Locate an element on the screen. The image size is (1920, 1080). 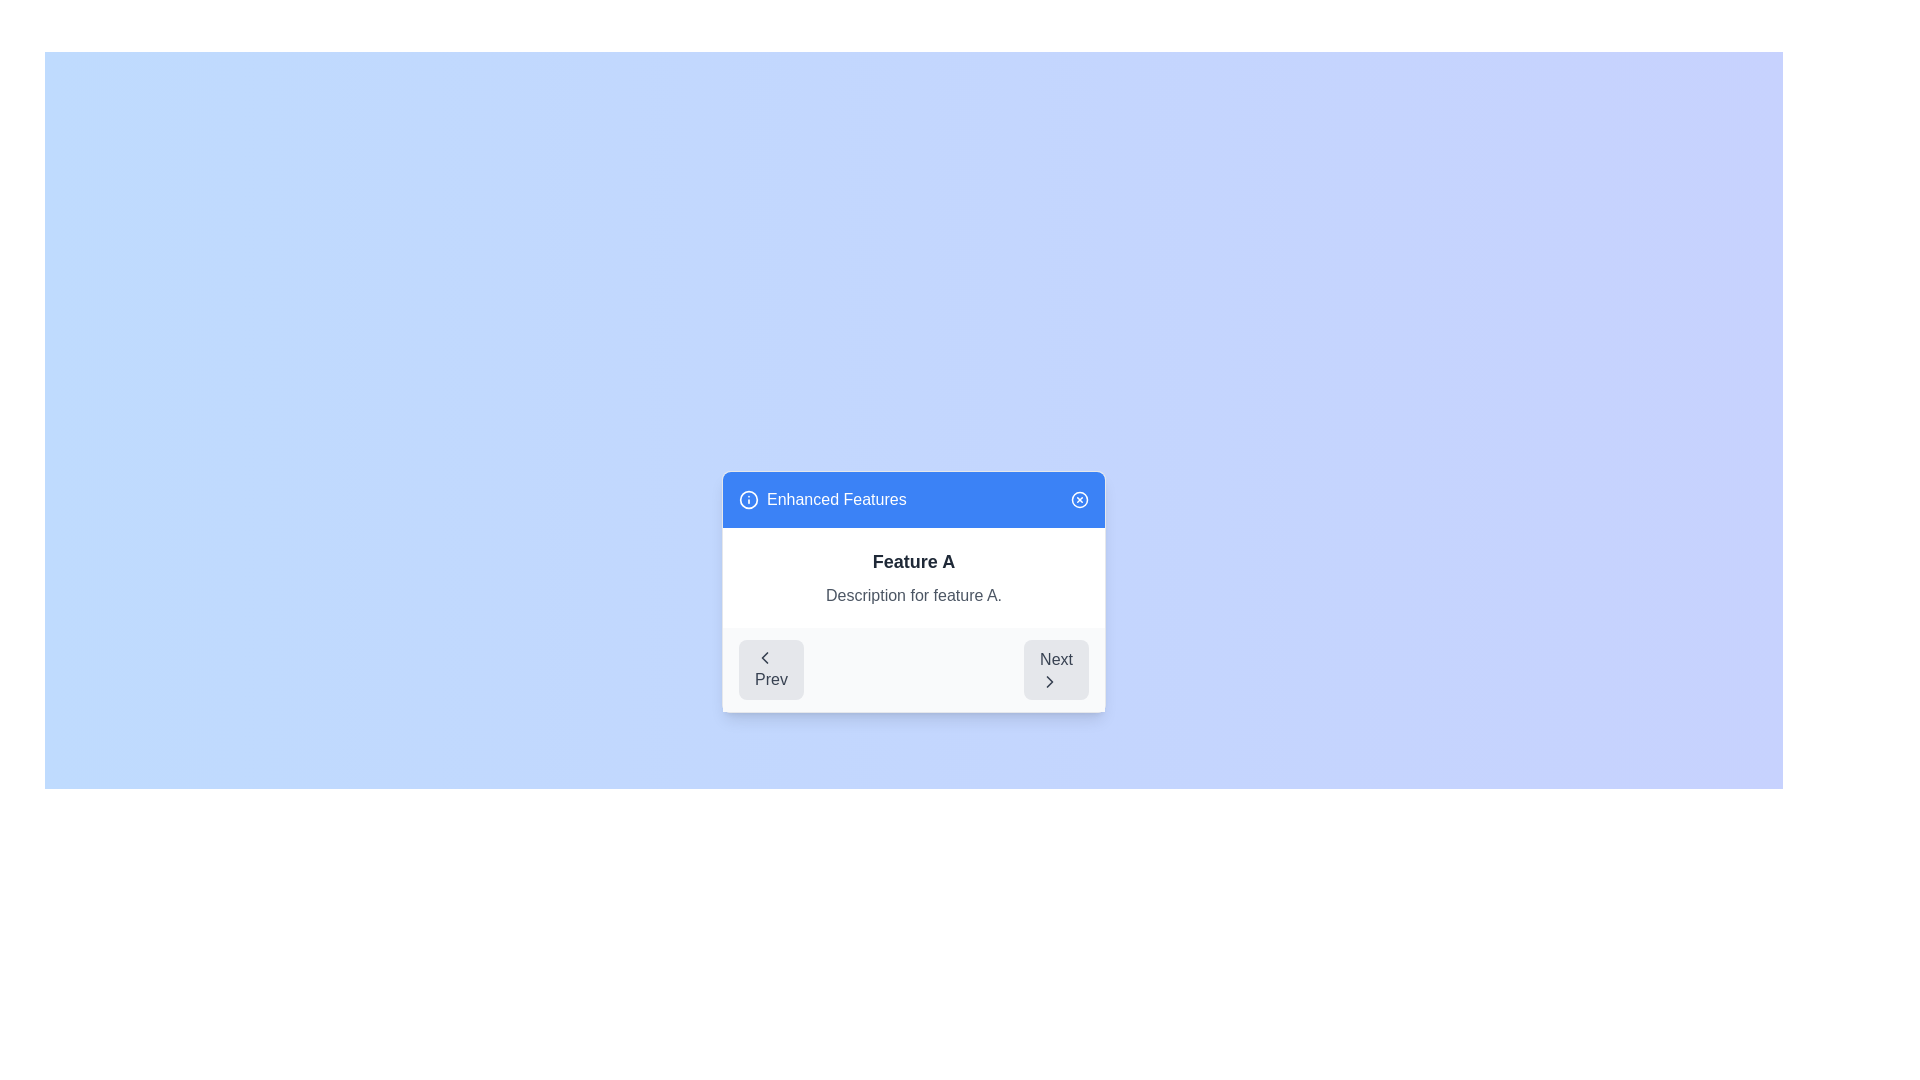
the Chevron icon inside the 'Prev' navigation button is located at coordinates (763, 658).